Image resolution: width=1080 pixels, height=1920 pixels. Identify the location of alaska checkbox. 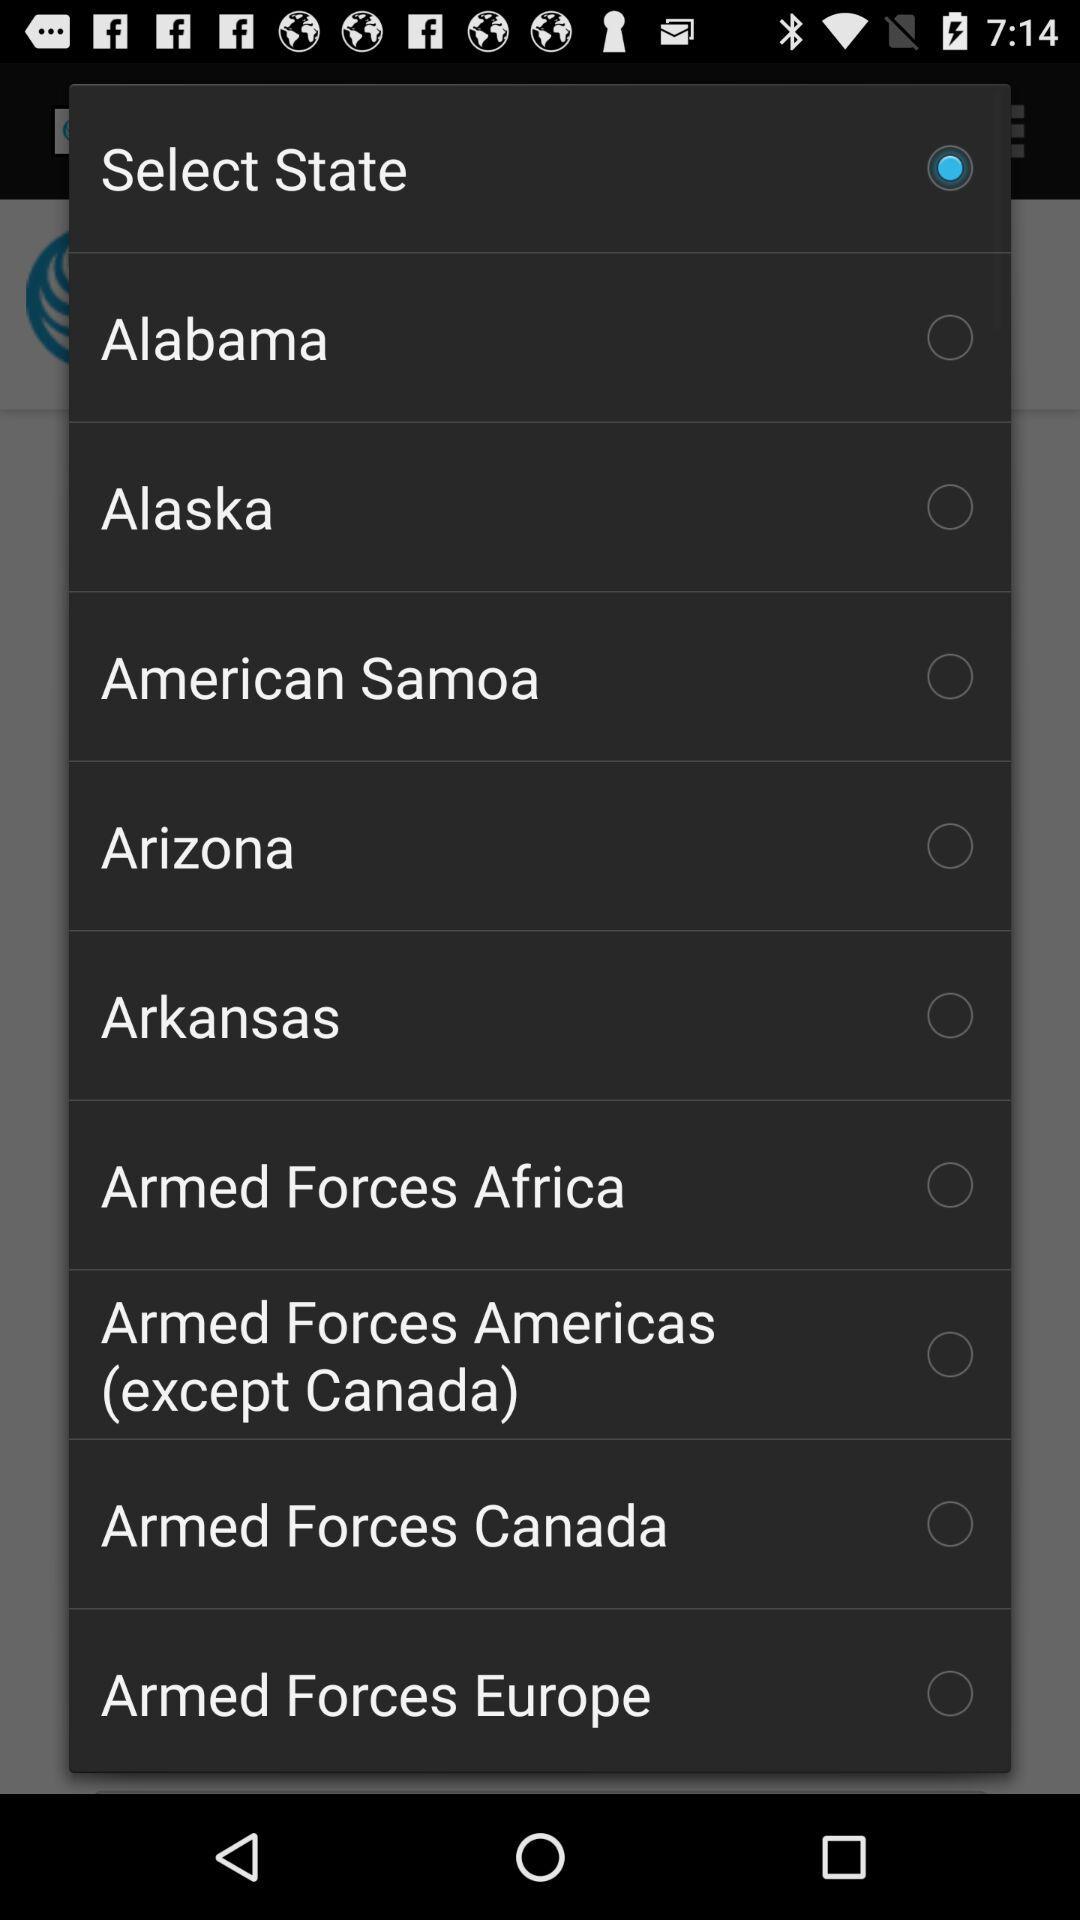
(540, 507).